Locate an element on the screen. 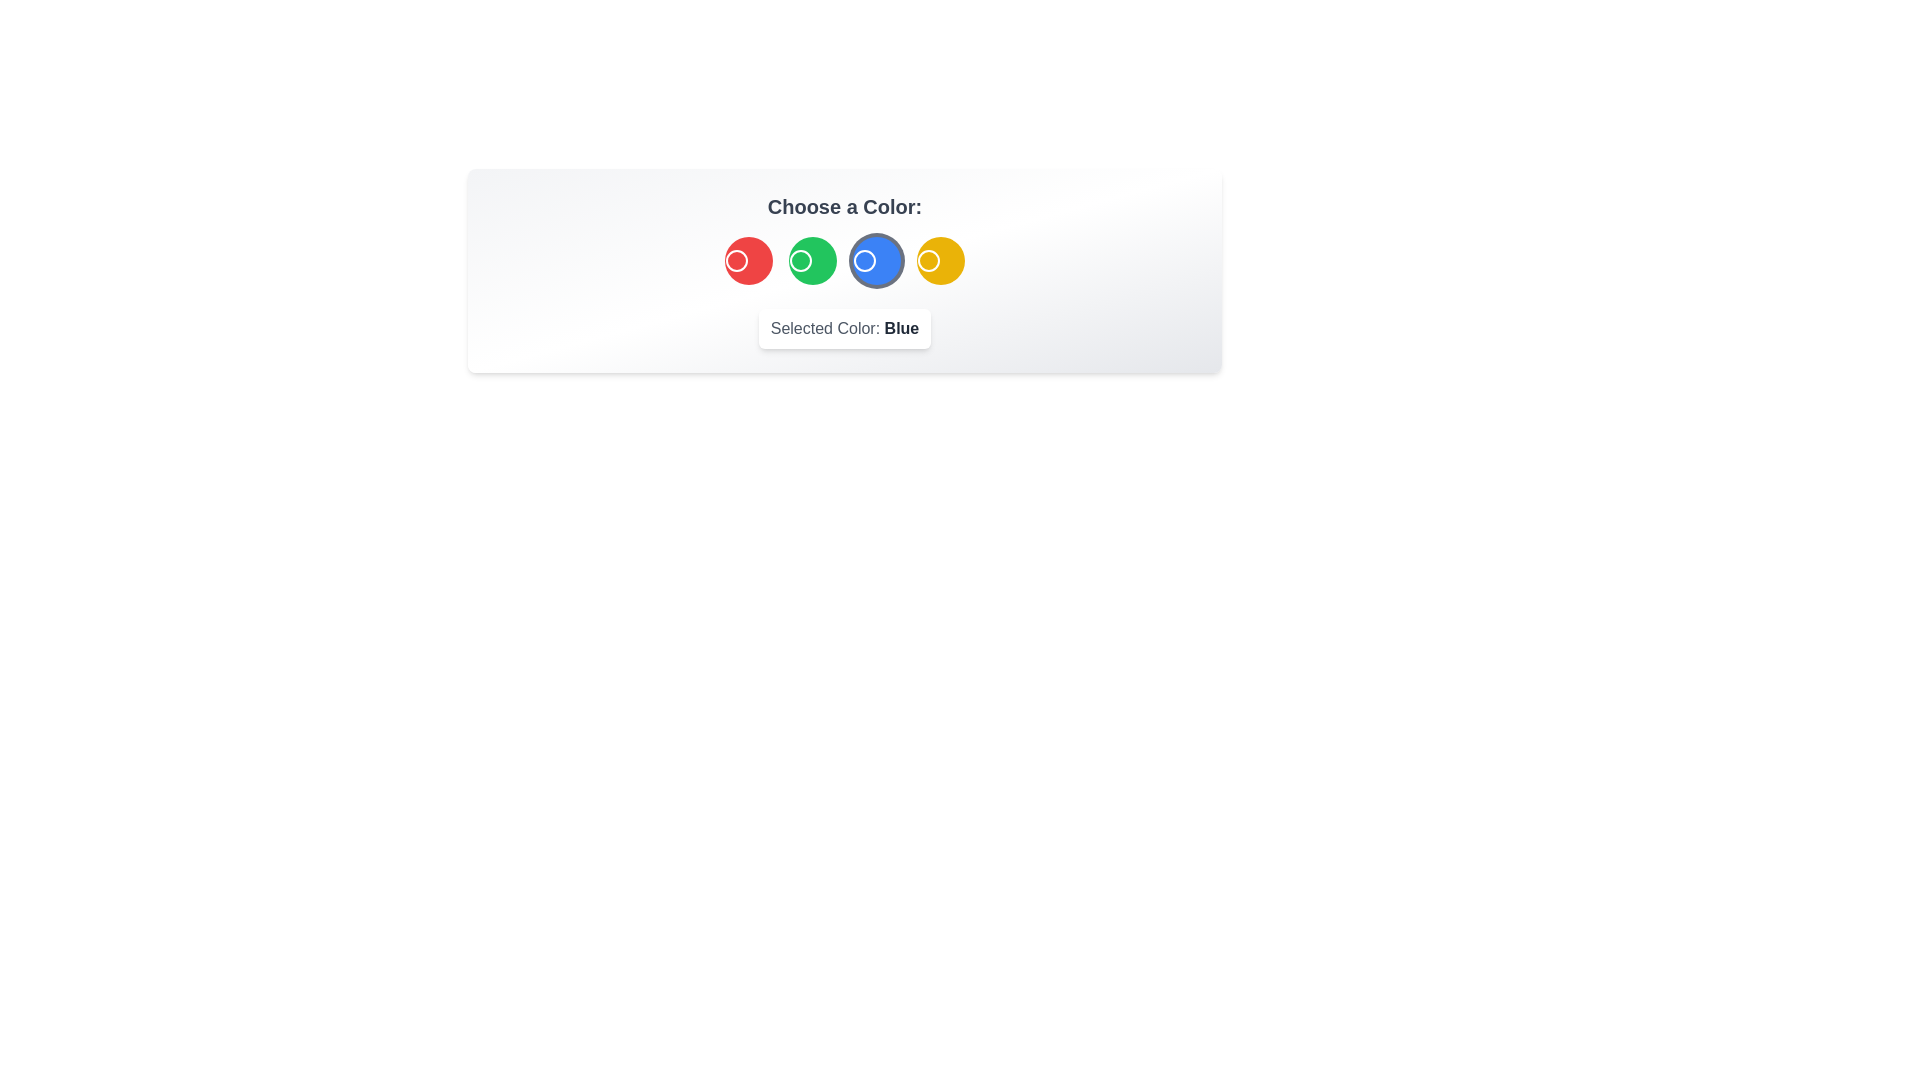  the text content of the element displaying the selected color is located at coordinates (844, 327).